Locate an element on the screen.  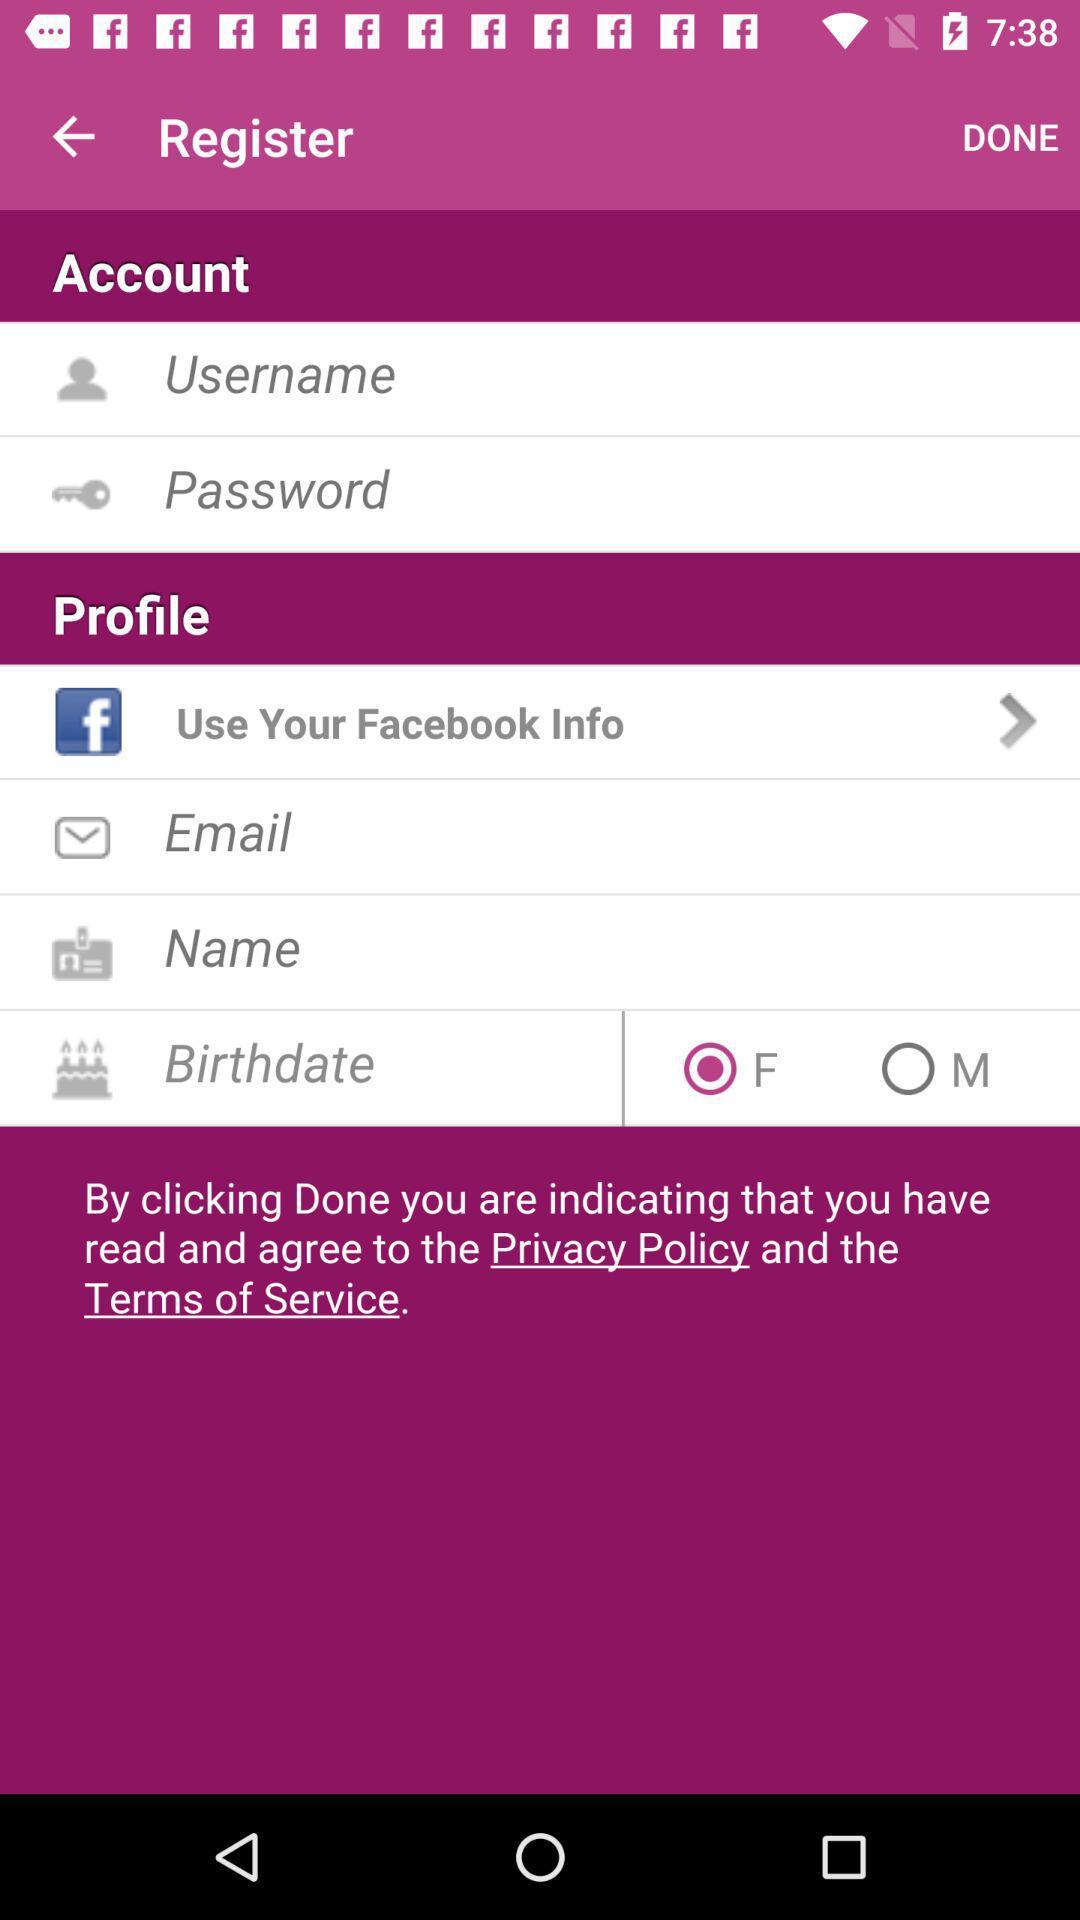
text is located at coordinates (621, 830).